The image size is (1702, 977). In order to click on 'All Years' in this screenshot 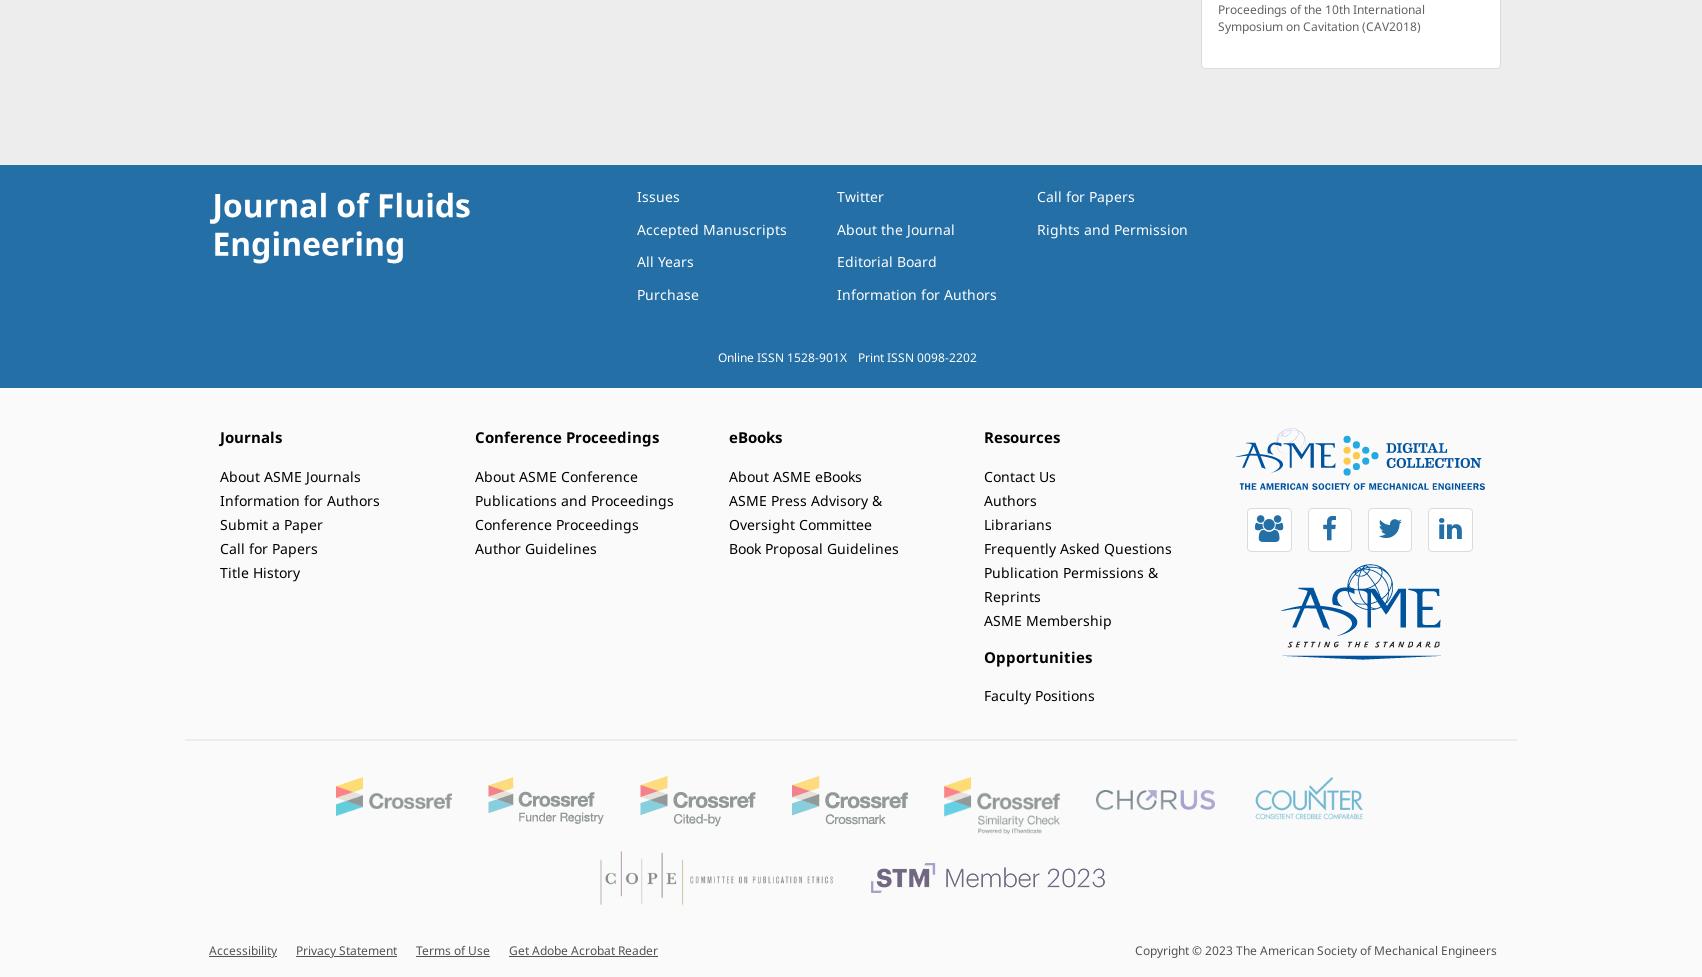, I will do `click(665, 260)`.